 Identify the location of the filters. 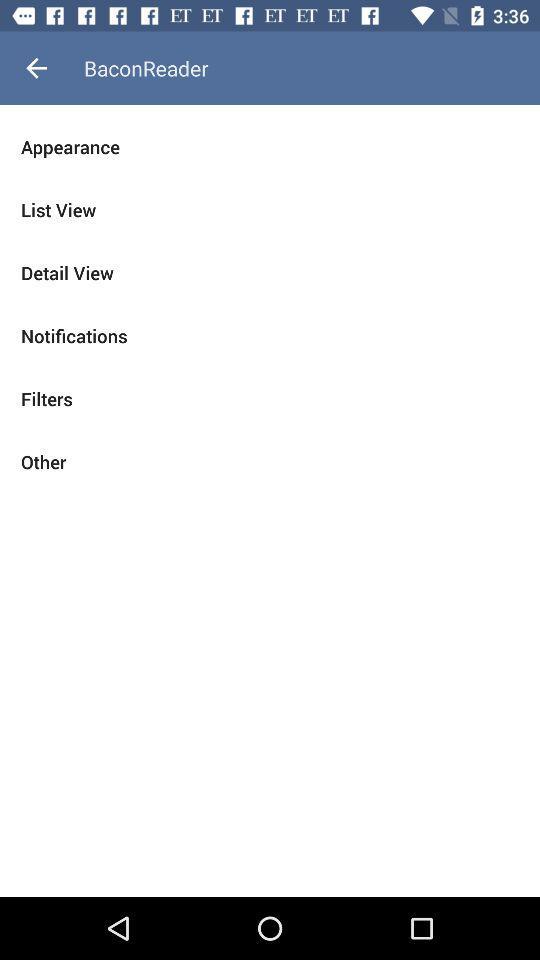
(270, 397).